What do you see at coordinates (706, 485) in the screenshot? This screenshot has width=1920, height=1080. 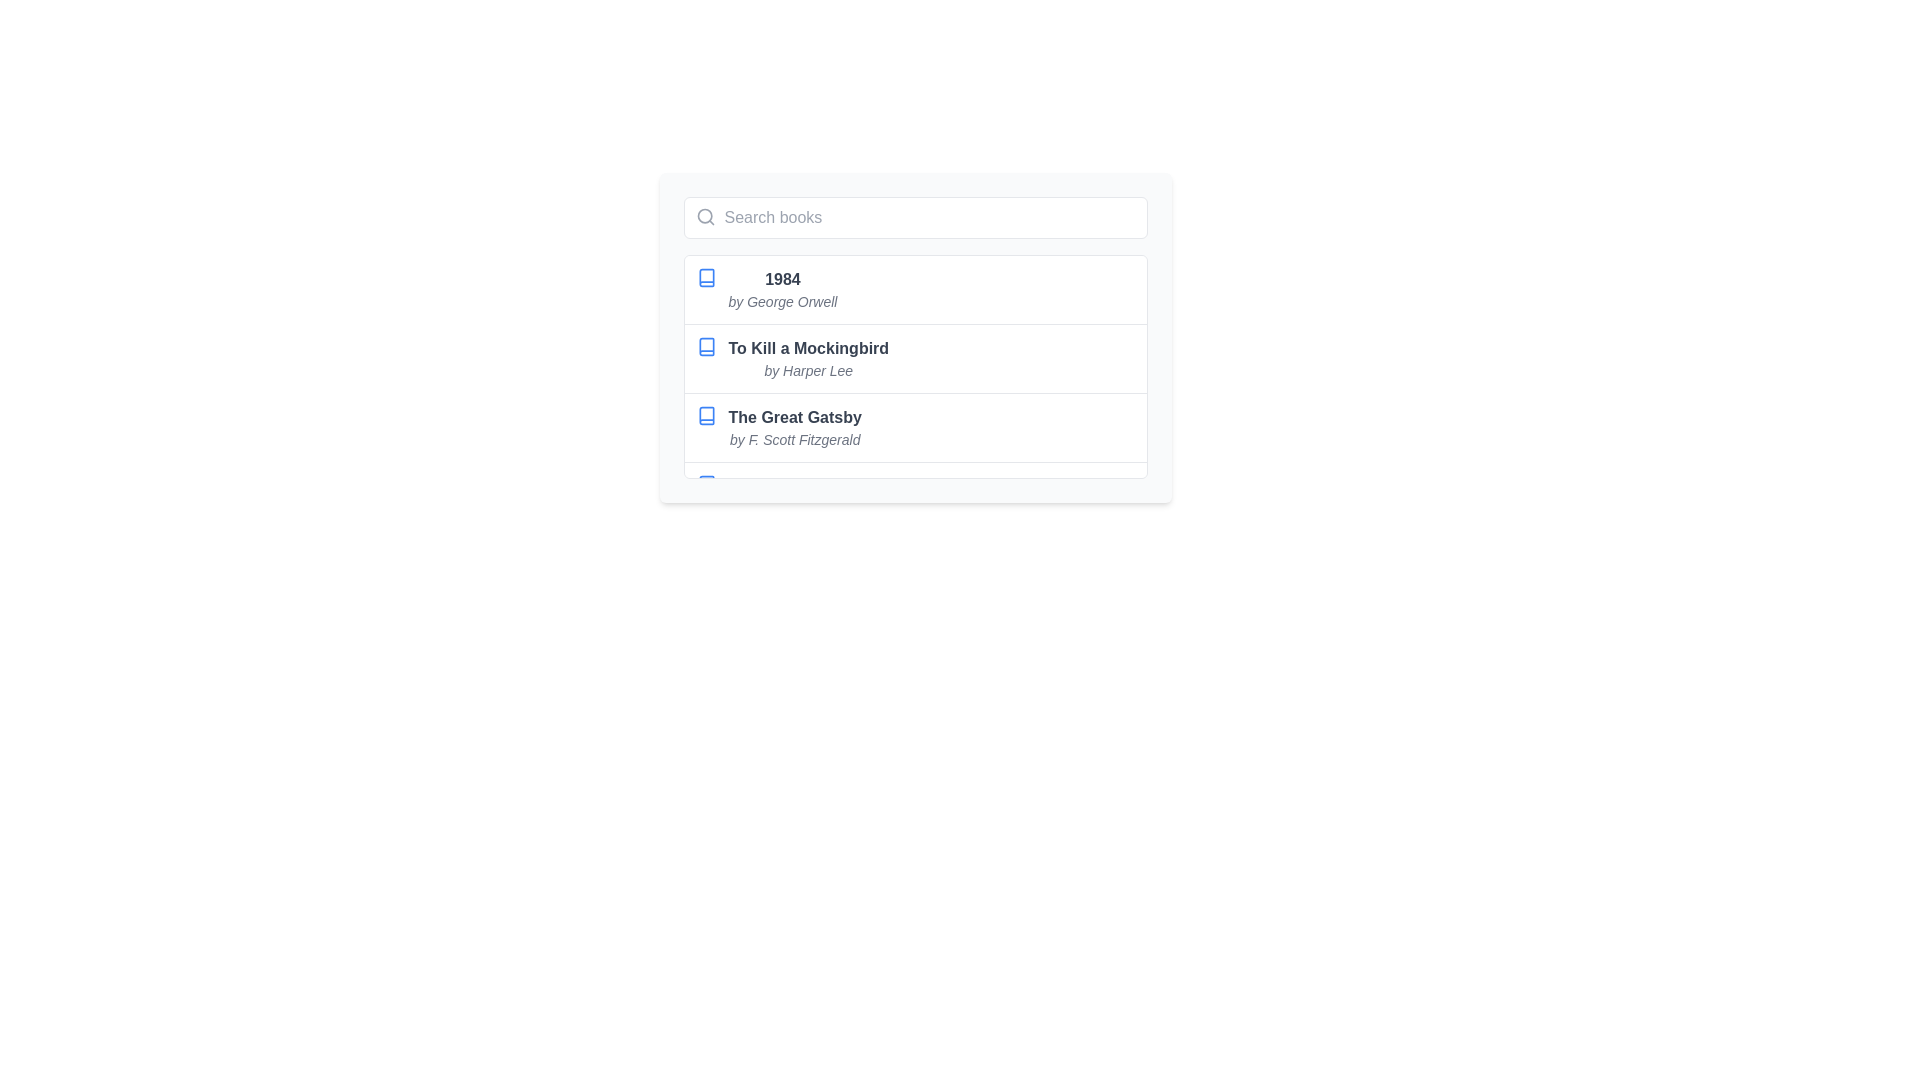 I see `the decorative SVG icon located at the lower left corner of the book listing panel` at bounding box center [706, 485].